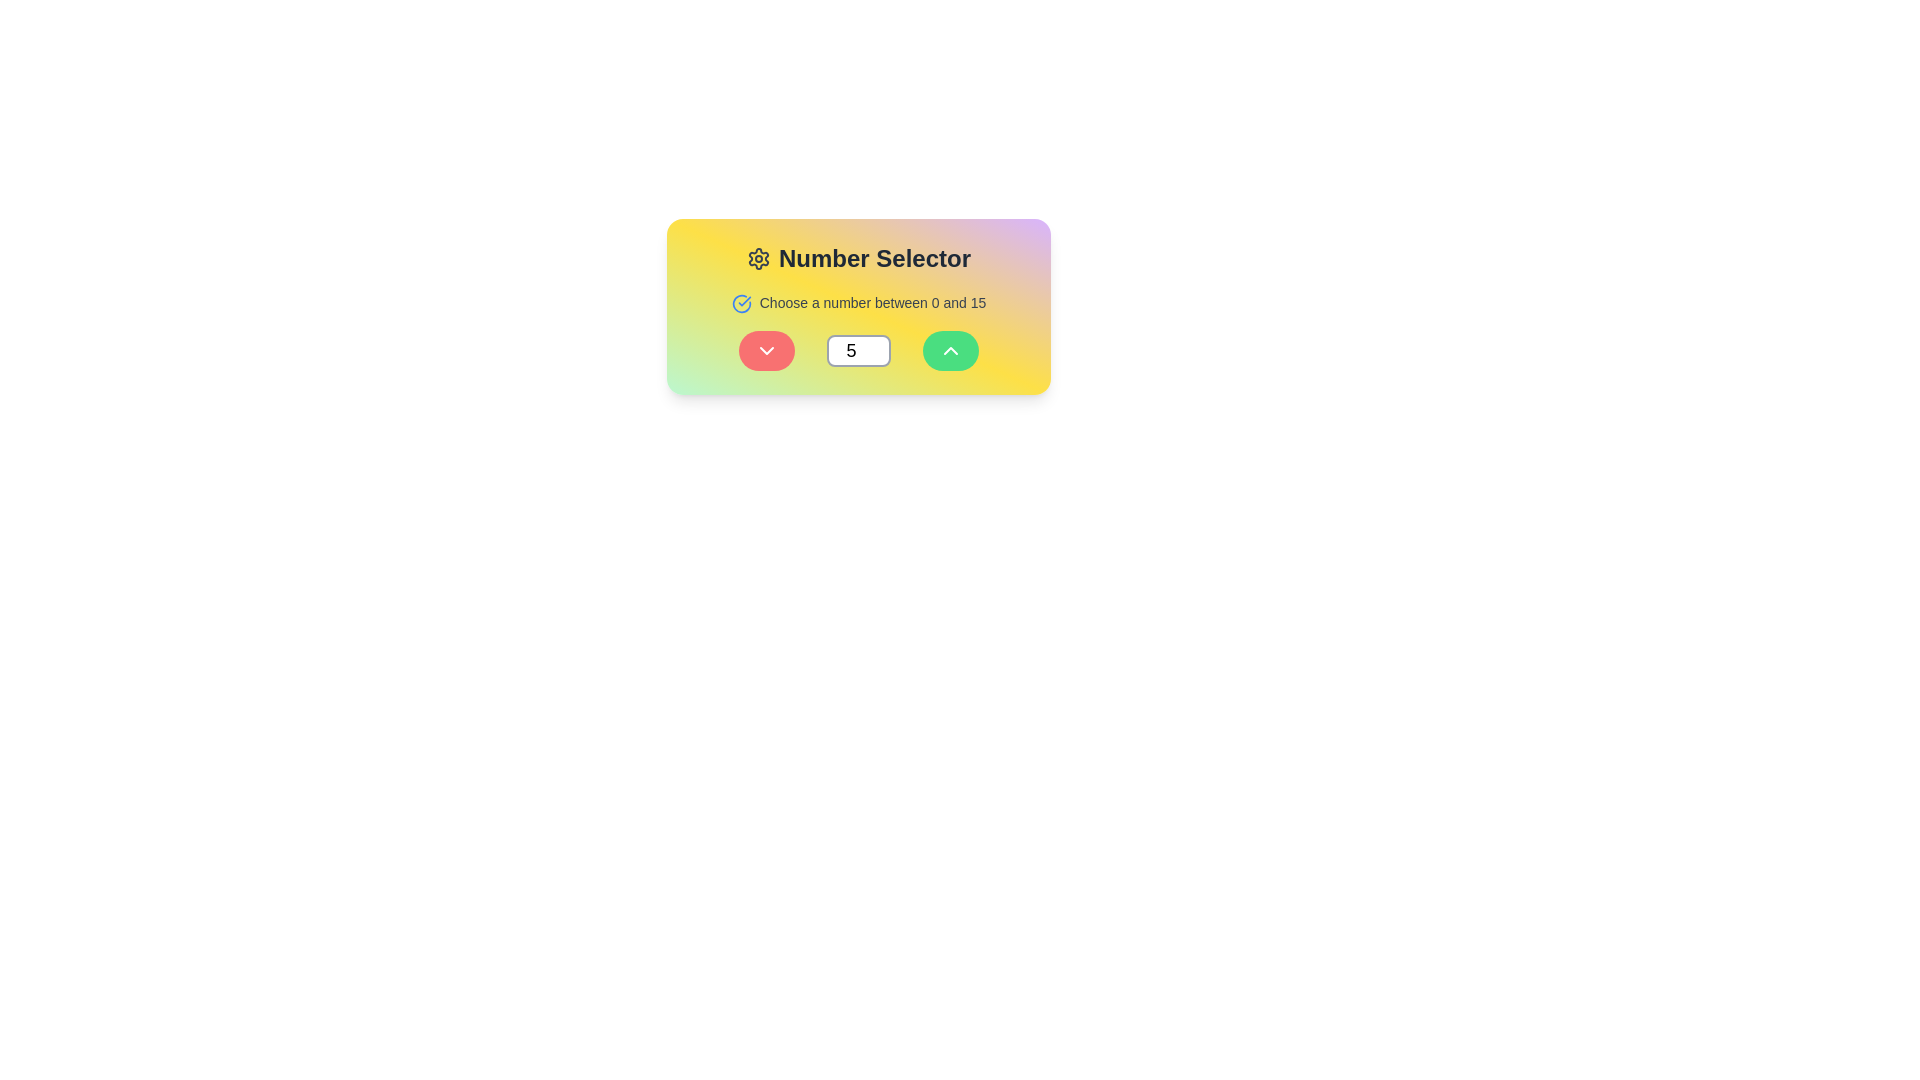  Describe the element at coordinates (873, 303) in the screenshot. I see `instructional label text located to the right of the blue circular icon with a checkmark under the 'Number Selector' header` at that location.